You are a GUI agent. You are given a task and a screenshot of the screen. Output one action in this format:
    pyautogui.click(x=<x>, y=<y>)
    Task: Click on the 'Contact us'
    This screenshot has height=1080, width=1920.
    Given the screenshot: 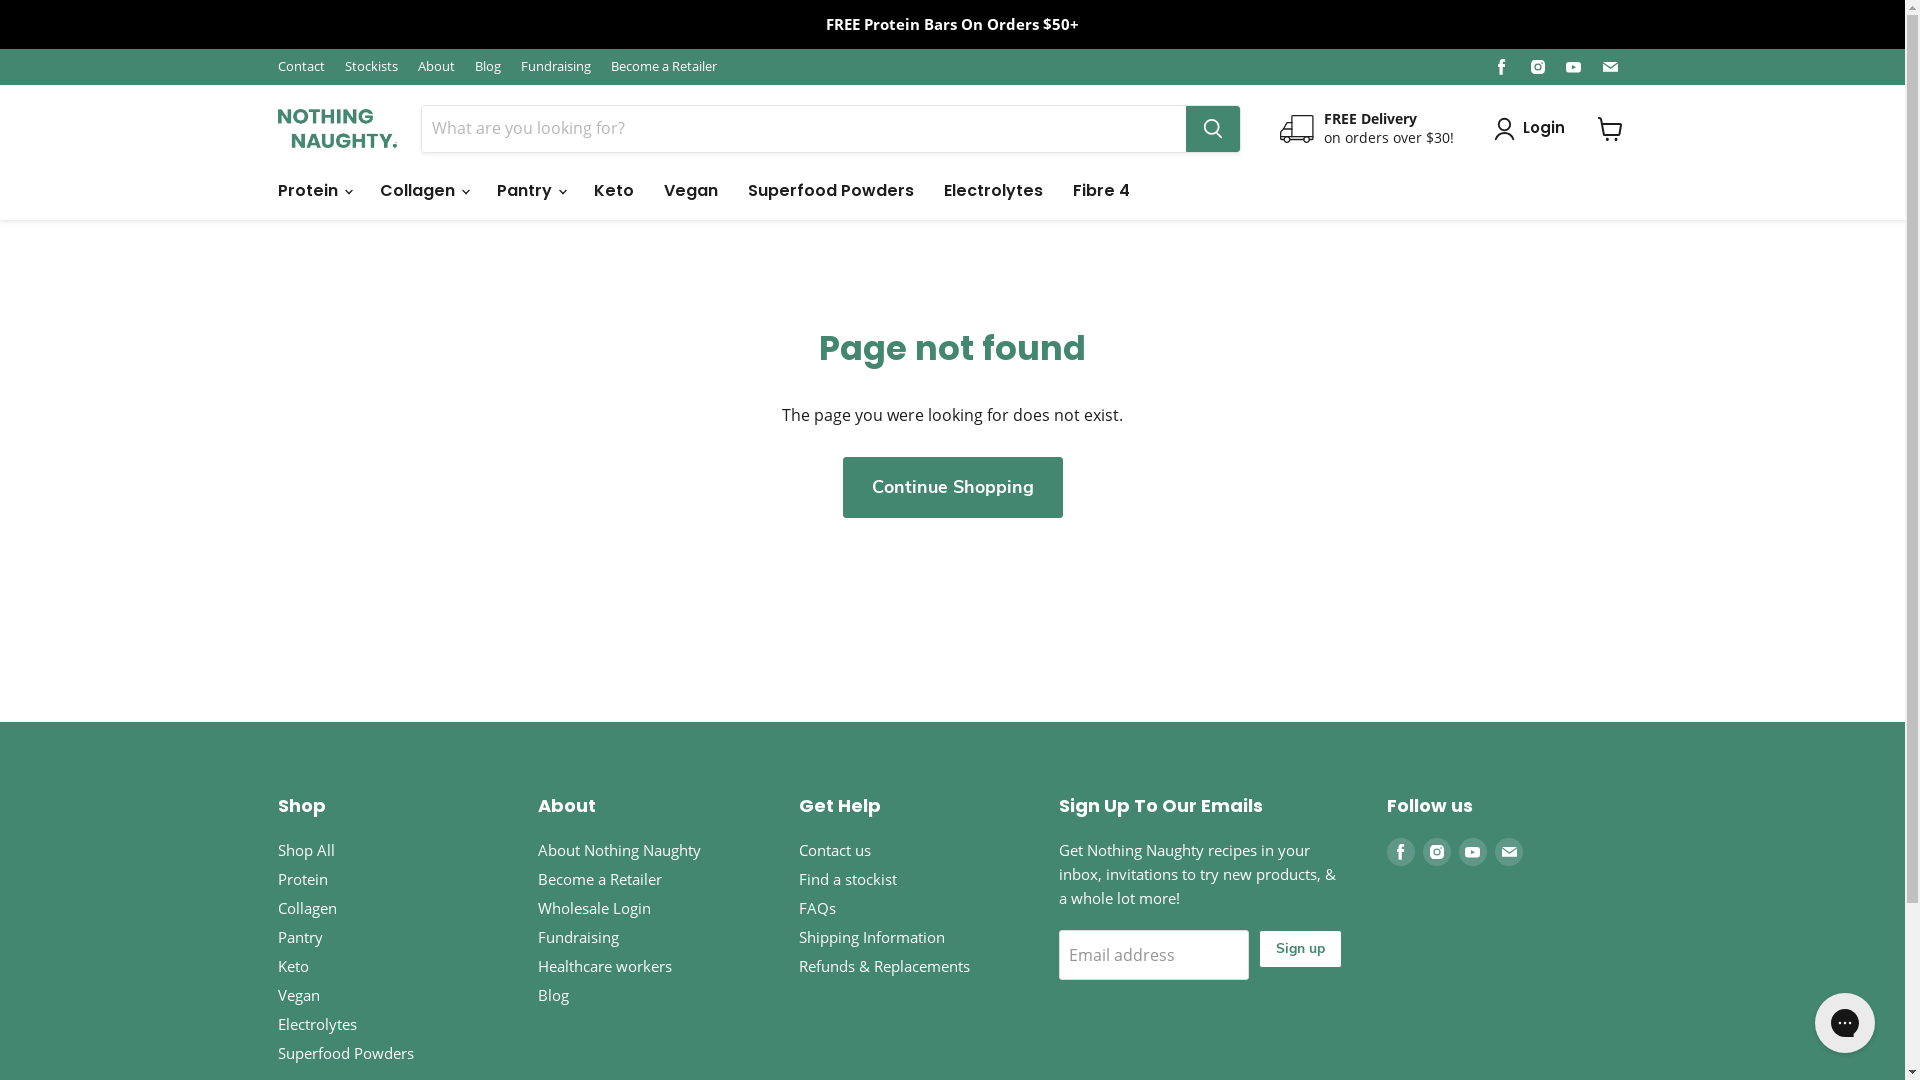 What is the action you would take?
    pyautogui.click(x=834, y=849)
    